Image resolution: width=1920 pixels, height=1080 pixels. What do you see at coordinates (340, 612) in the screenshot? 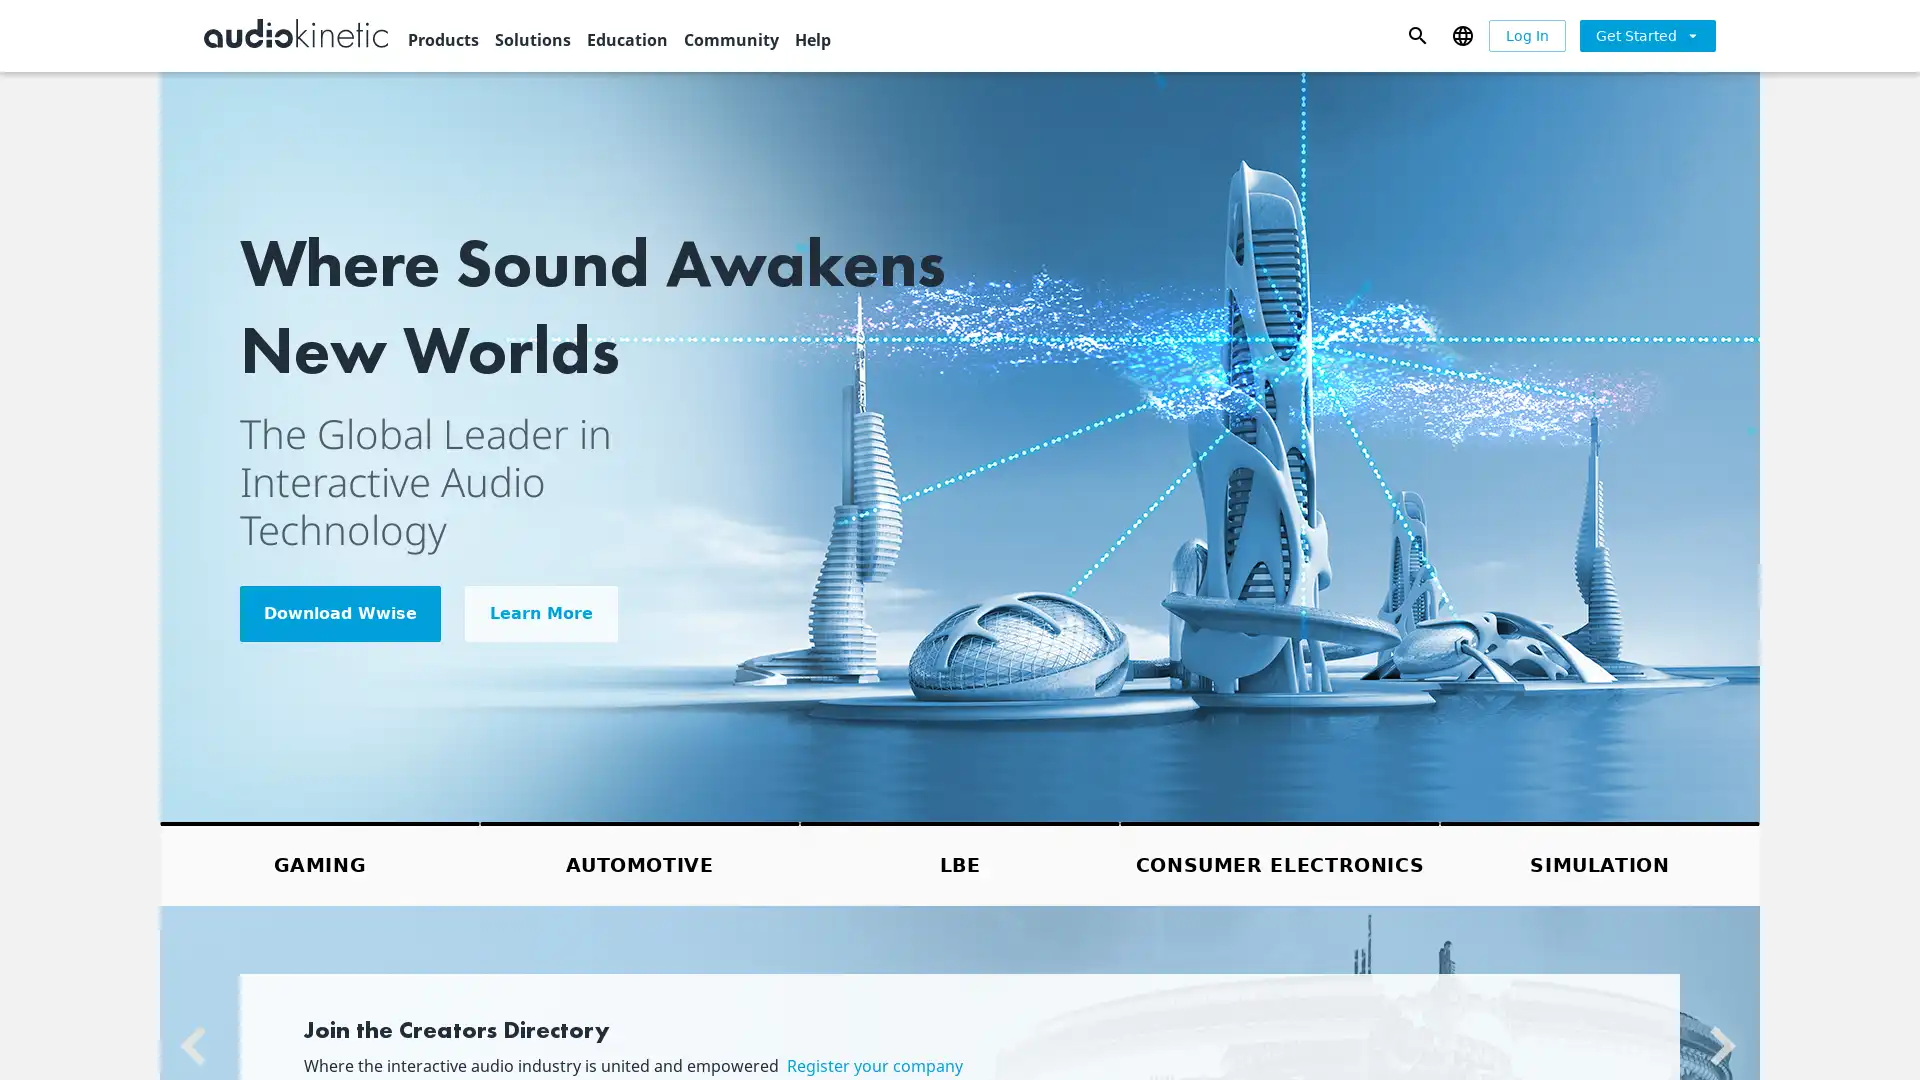
I see `Download Wwise` at bounding box center [340, 612].